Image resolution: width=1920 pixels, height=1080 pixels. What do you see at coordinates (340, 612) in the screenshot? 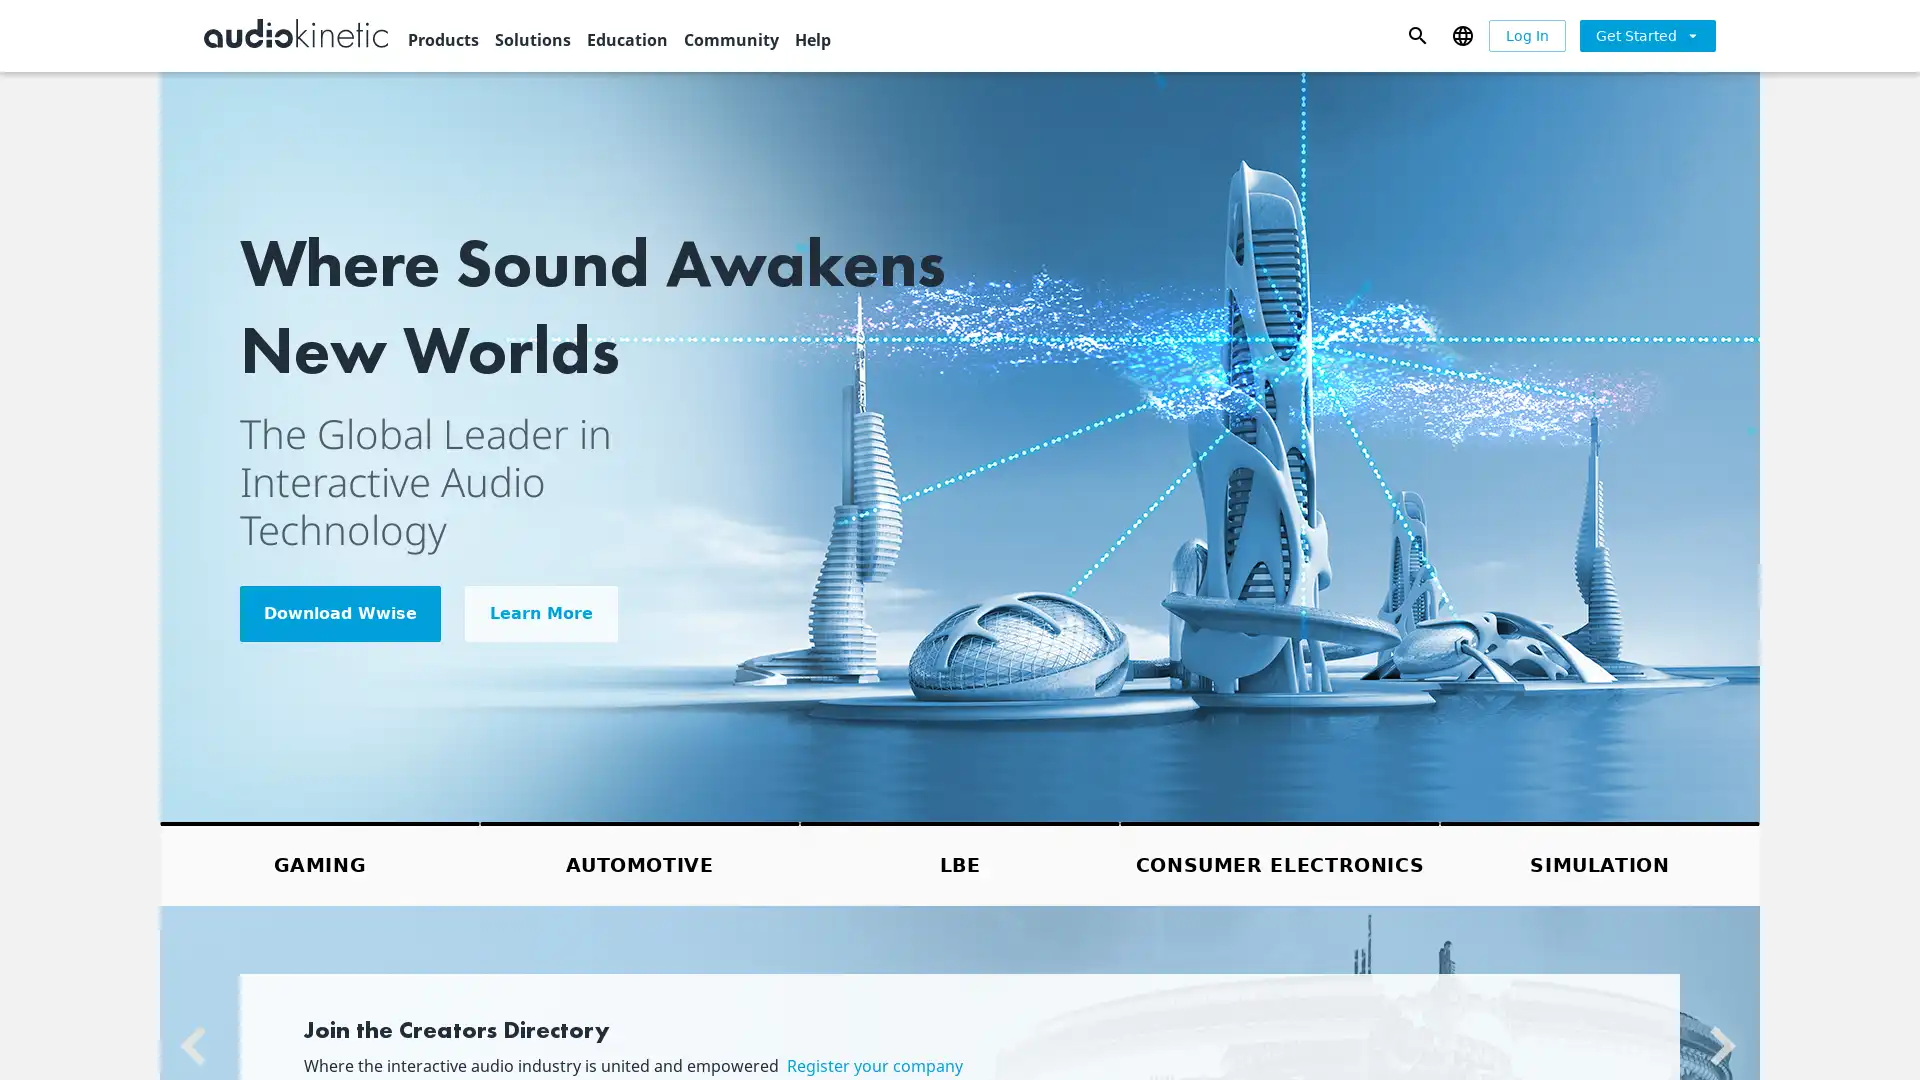
I see `Download Wwise` at bounding box center [340, 612].